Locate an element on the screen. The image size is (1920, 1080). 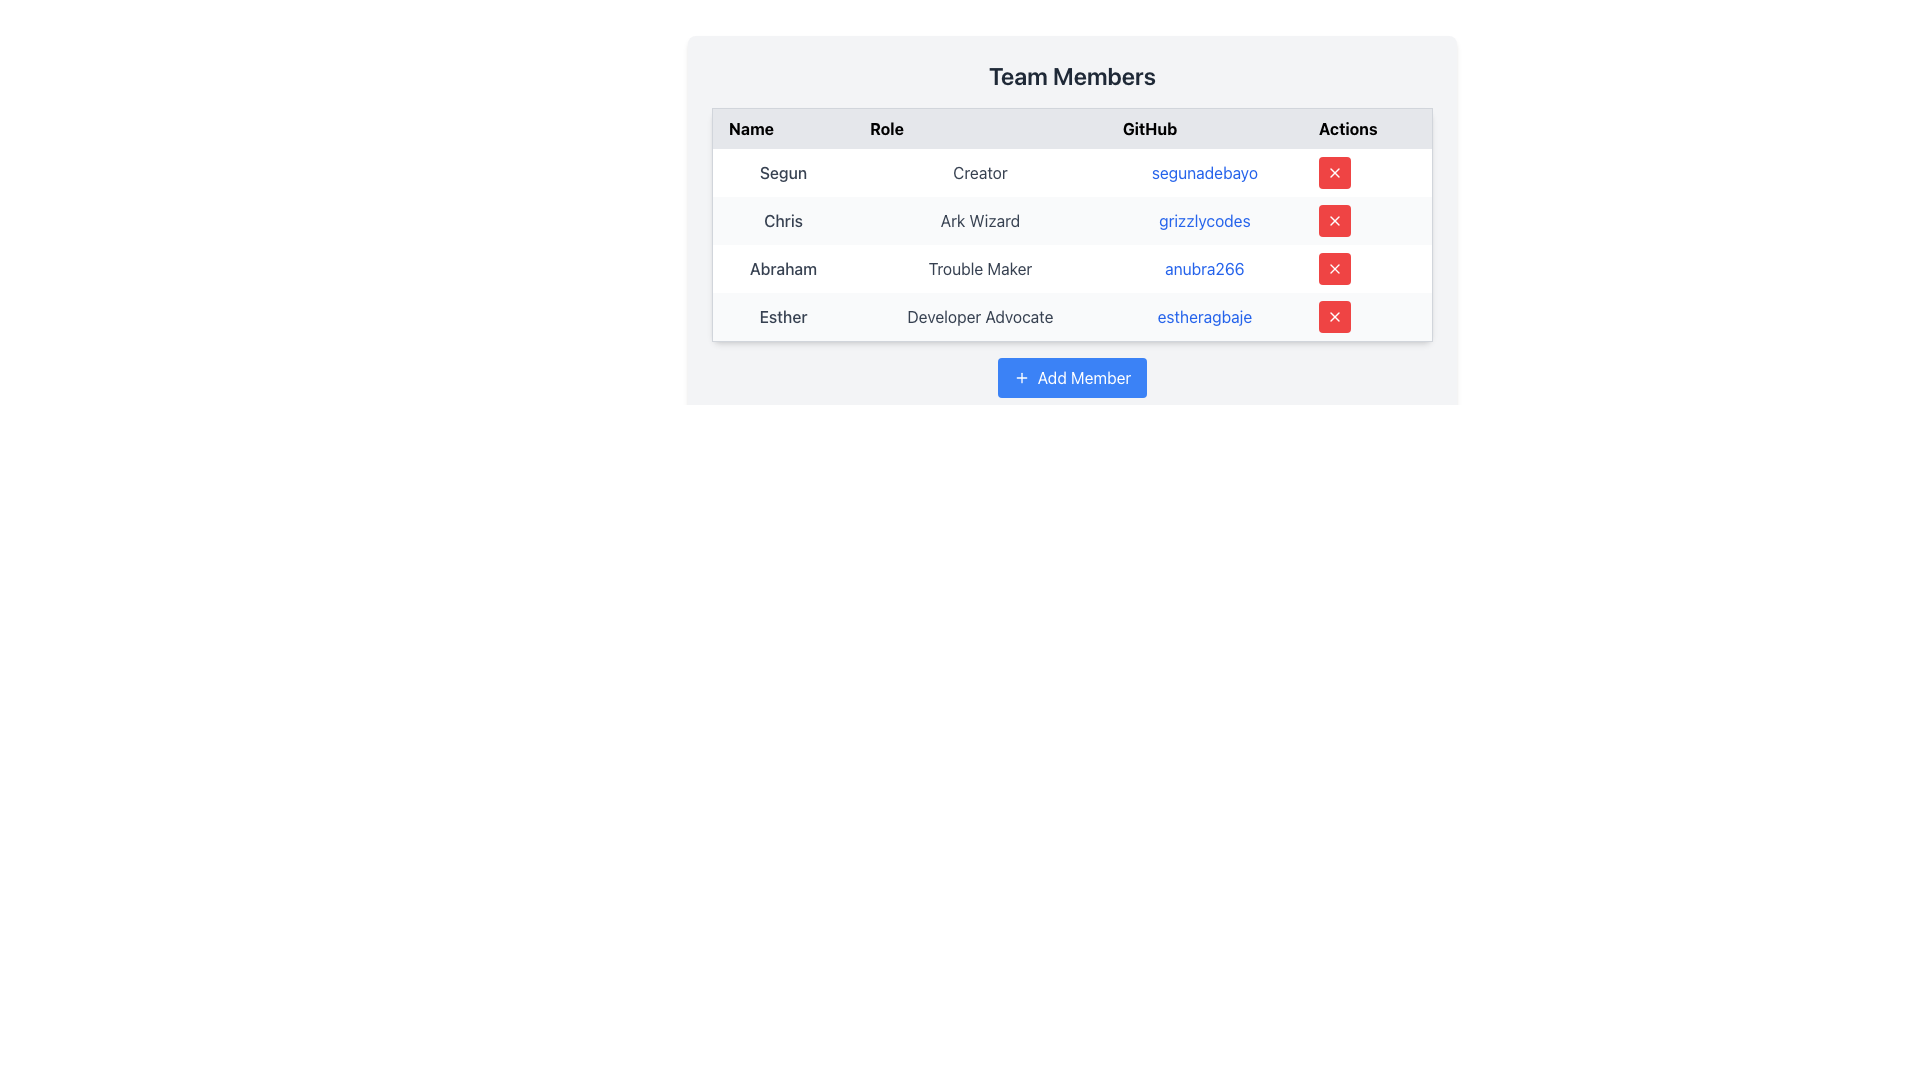
the text label displaying the role of 'Segun' in the team, located in the second column of the first row under the 'Role' header in the members table is located at coordinates (980, 172).